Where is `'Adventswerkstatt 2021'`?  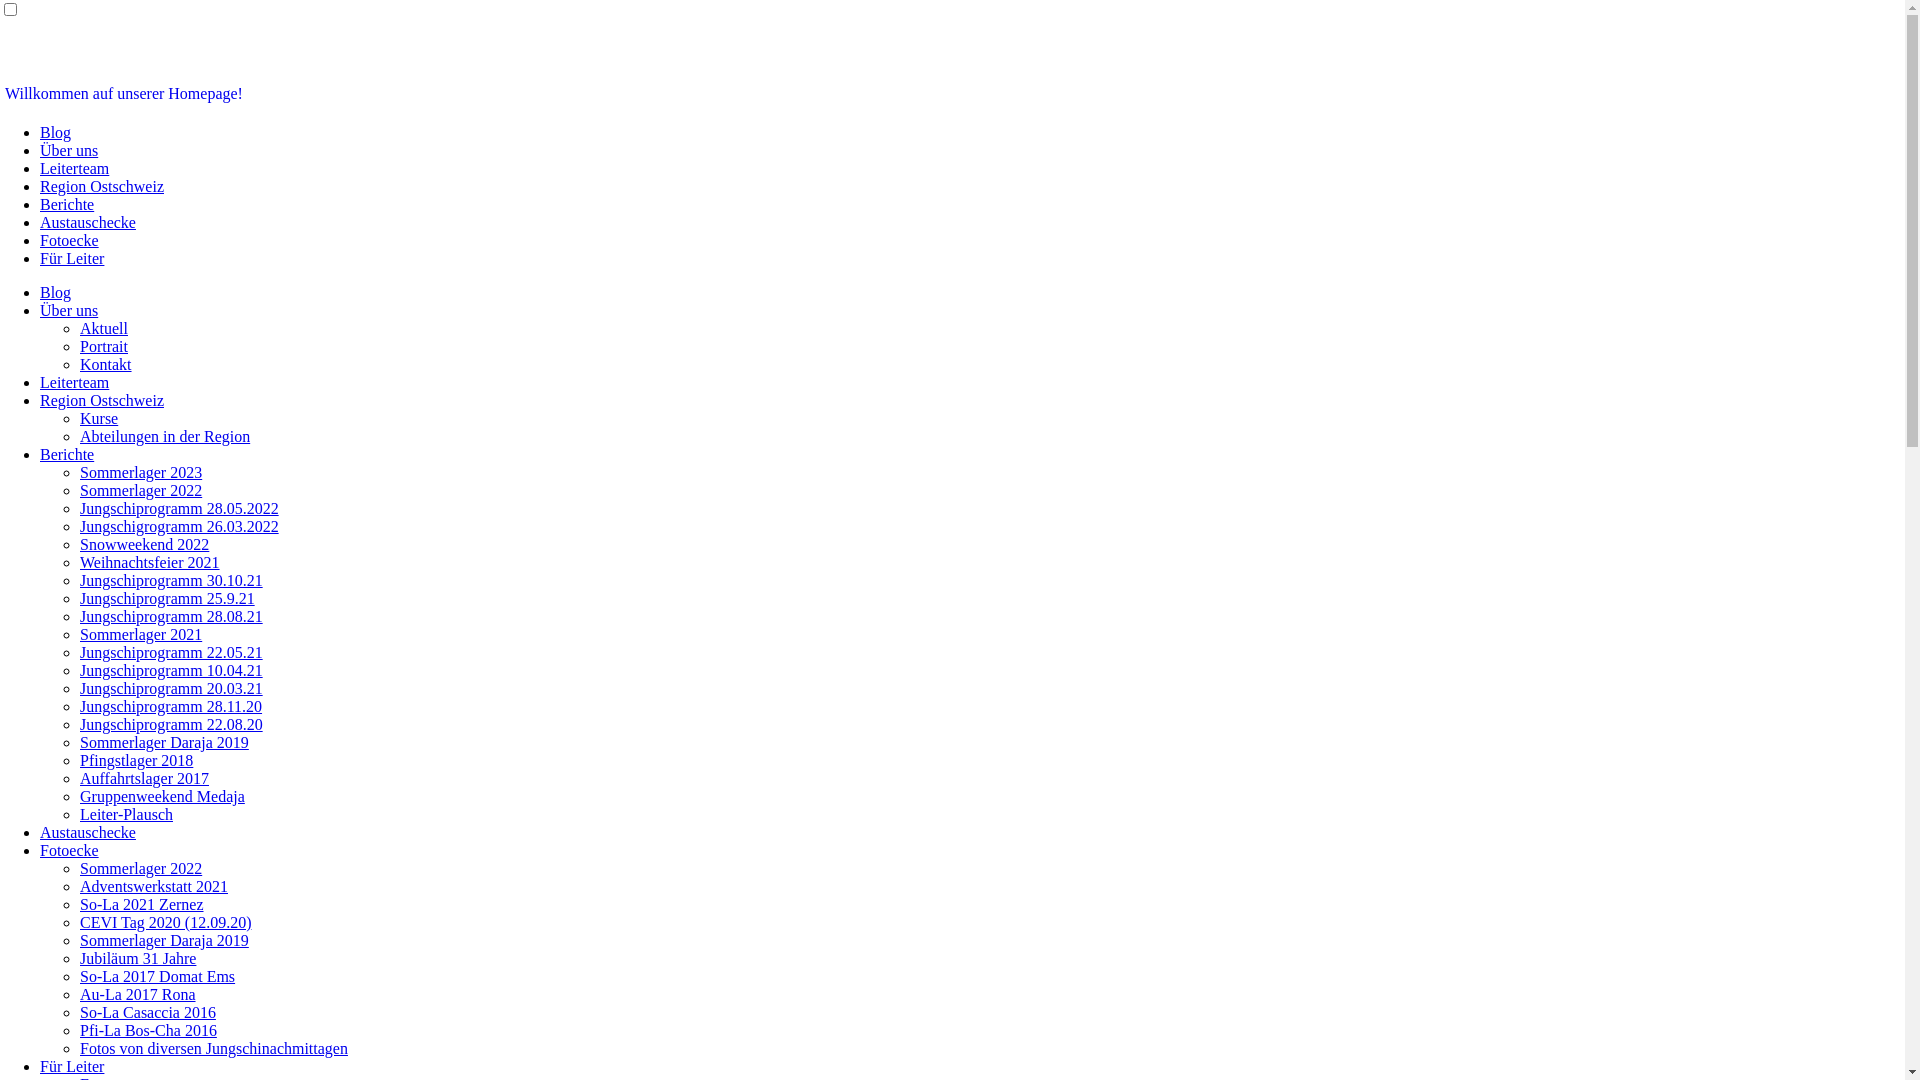 'Adventswerkstatt 2021' is located at coordinates (152, 885).